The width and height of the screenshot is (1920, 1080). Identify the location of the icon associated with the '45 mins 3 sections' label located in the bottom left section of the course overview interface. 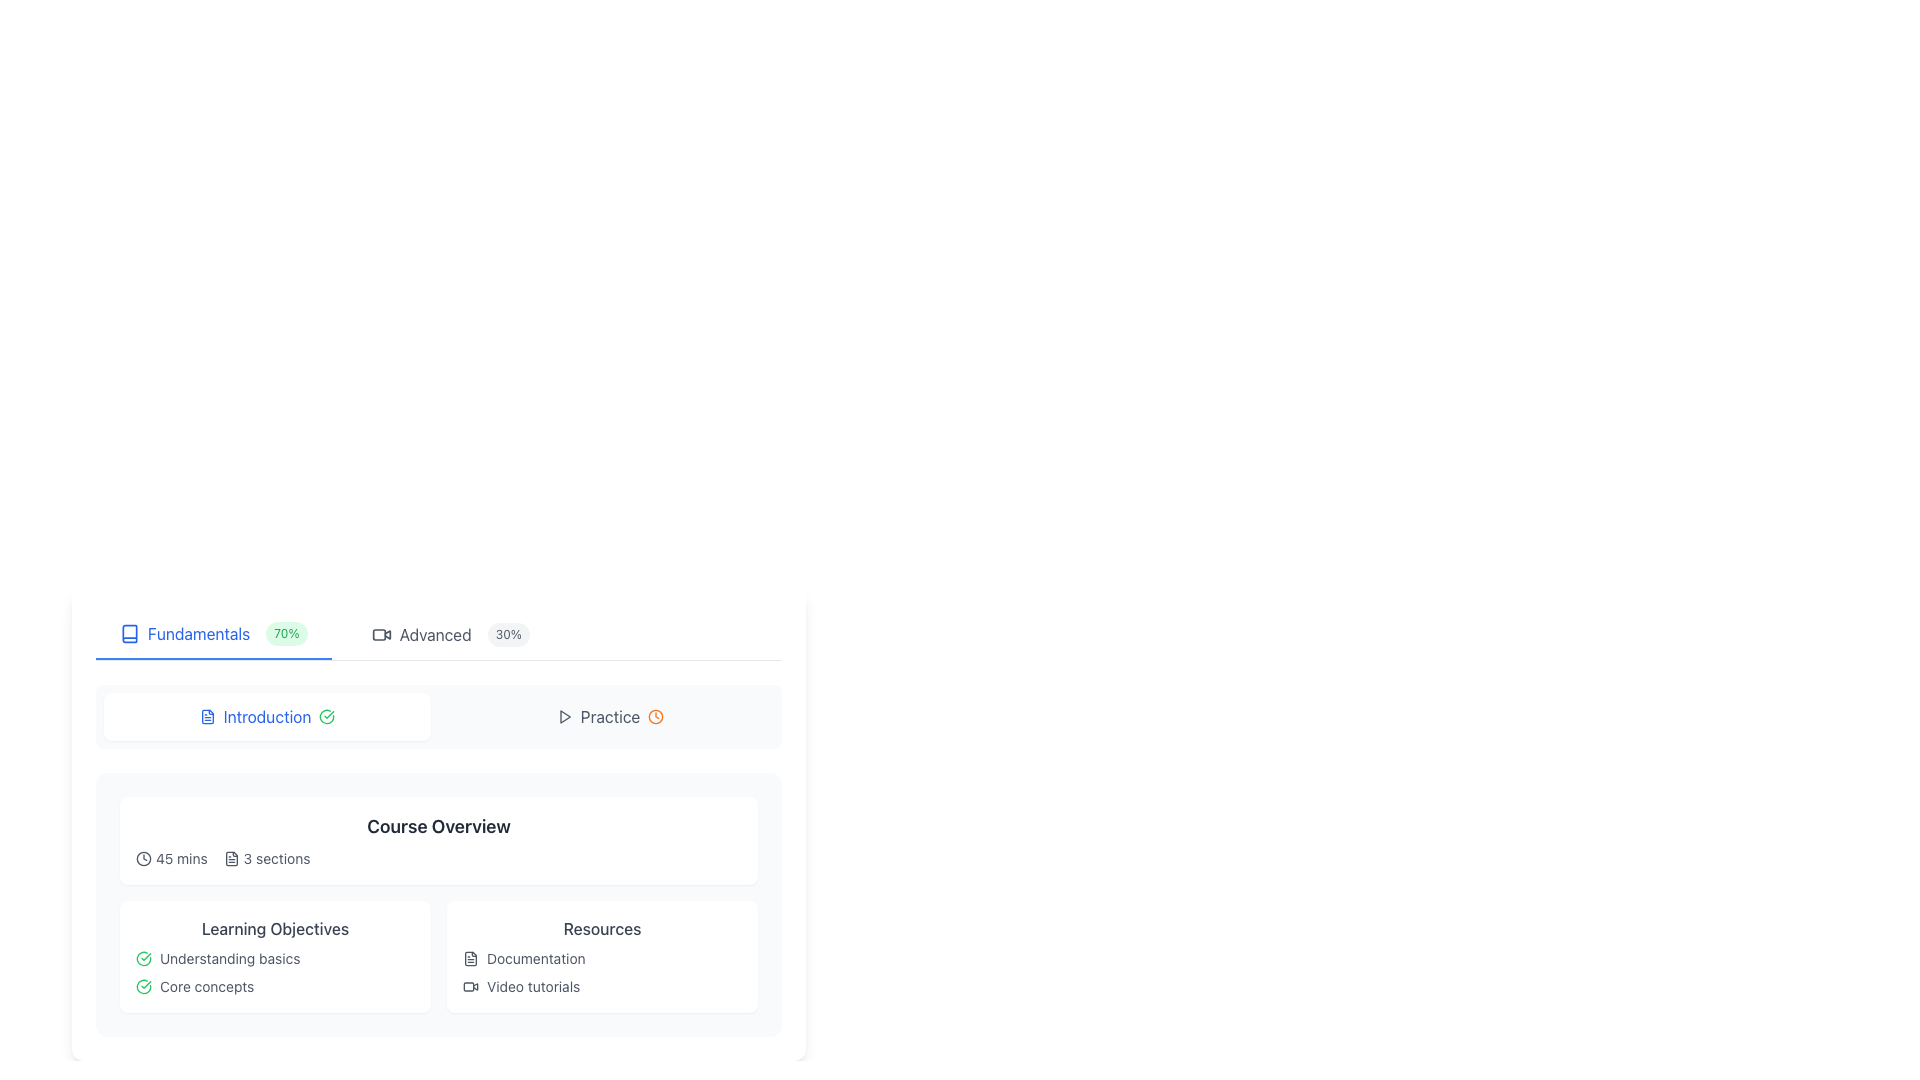
(231, 858).